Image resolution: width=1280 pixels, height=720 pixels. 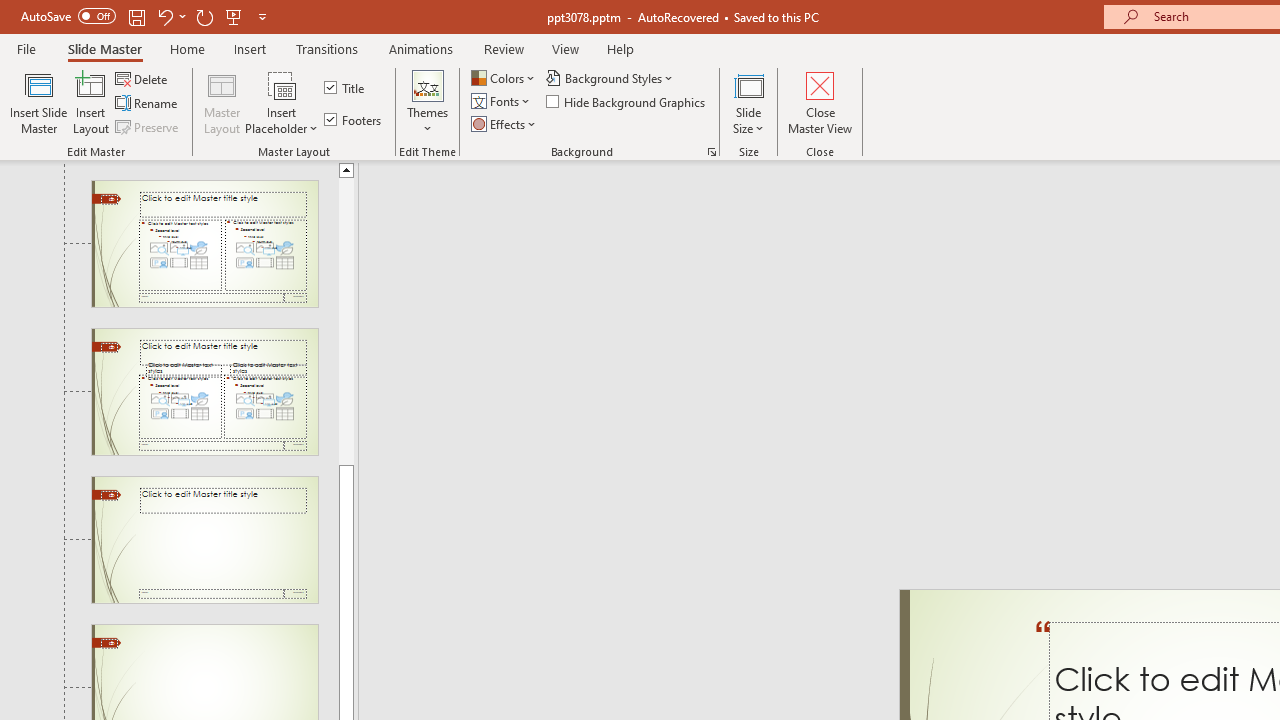 What do you see at coordinates (222, 103) in the screenshot?
I see `'Master Layout...'` at bounding box center [222, 103].